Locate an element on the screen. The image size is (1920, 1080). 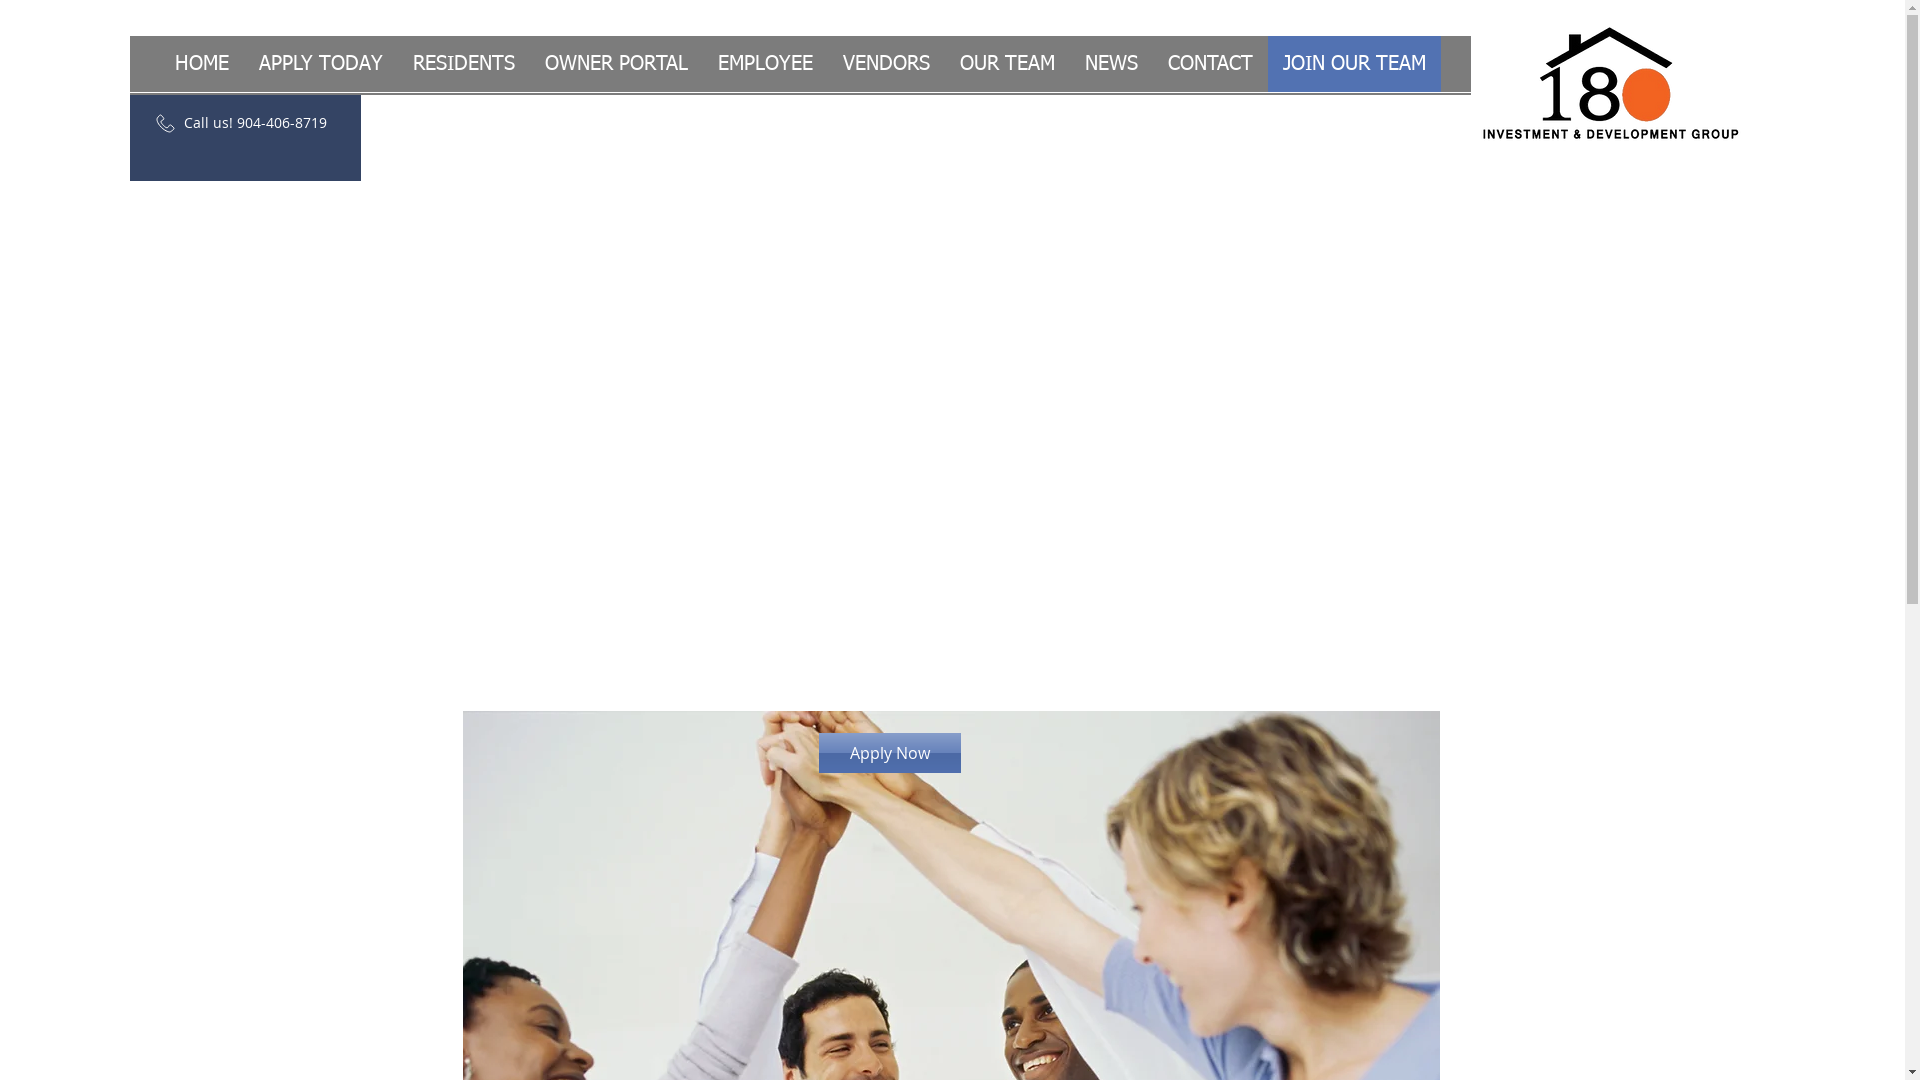
'JOIN OUR TEAM' is located at coordinates (1354, 63).